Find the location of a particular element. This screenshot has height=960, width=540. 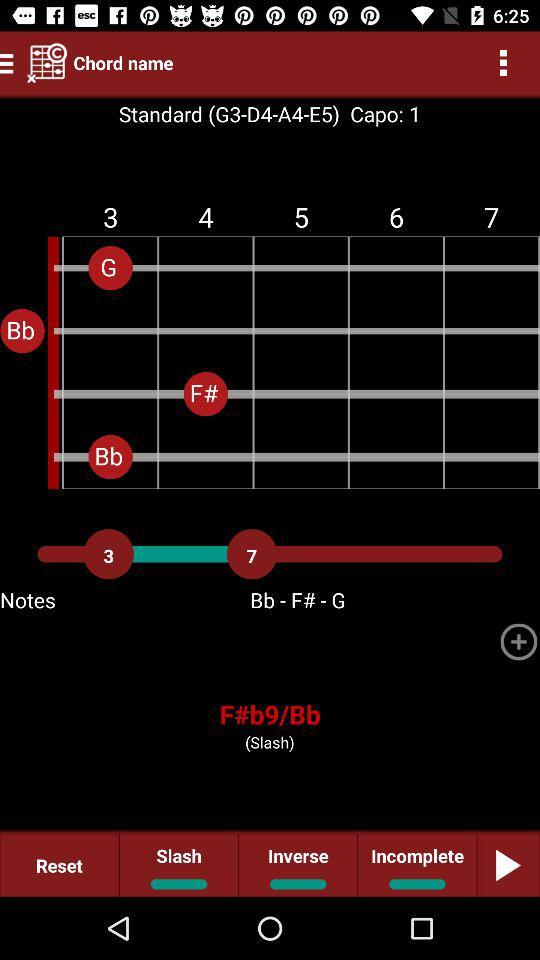

icon to the right of the standard g3 d4 item is located at coordinates (380, 114).